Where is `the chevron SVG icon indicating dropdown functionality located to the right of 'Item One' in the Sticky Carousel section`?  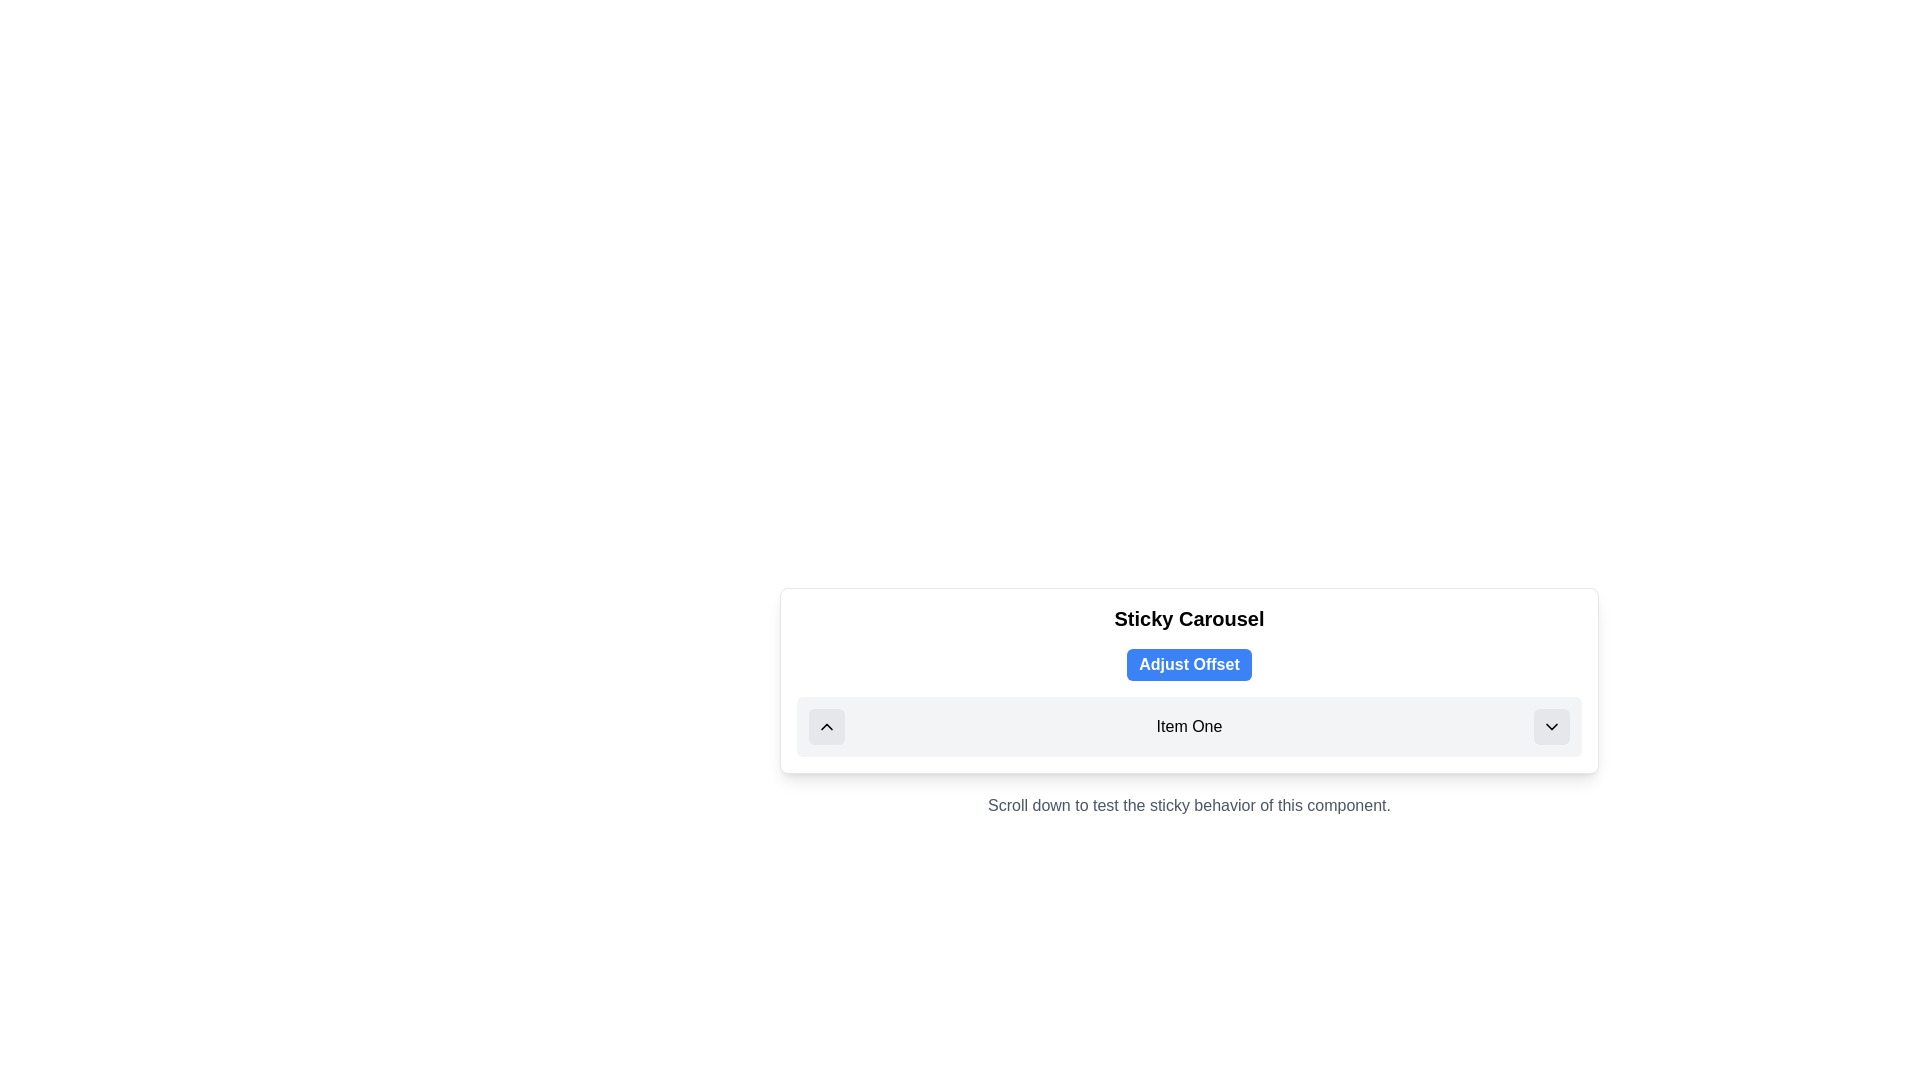 the chevron SVG icon indicating dropdown functionality located to the right of 'Item One' in the Sticky Carousel section is located at coordinates (1550, 726).